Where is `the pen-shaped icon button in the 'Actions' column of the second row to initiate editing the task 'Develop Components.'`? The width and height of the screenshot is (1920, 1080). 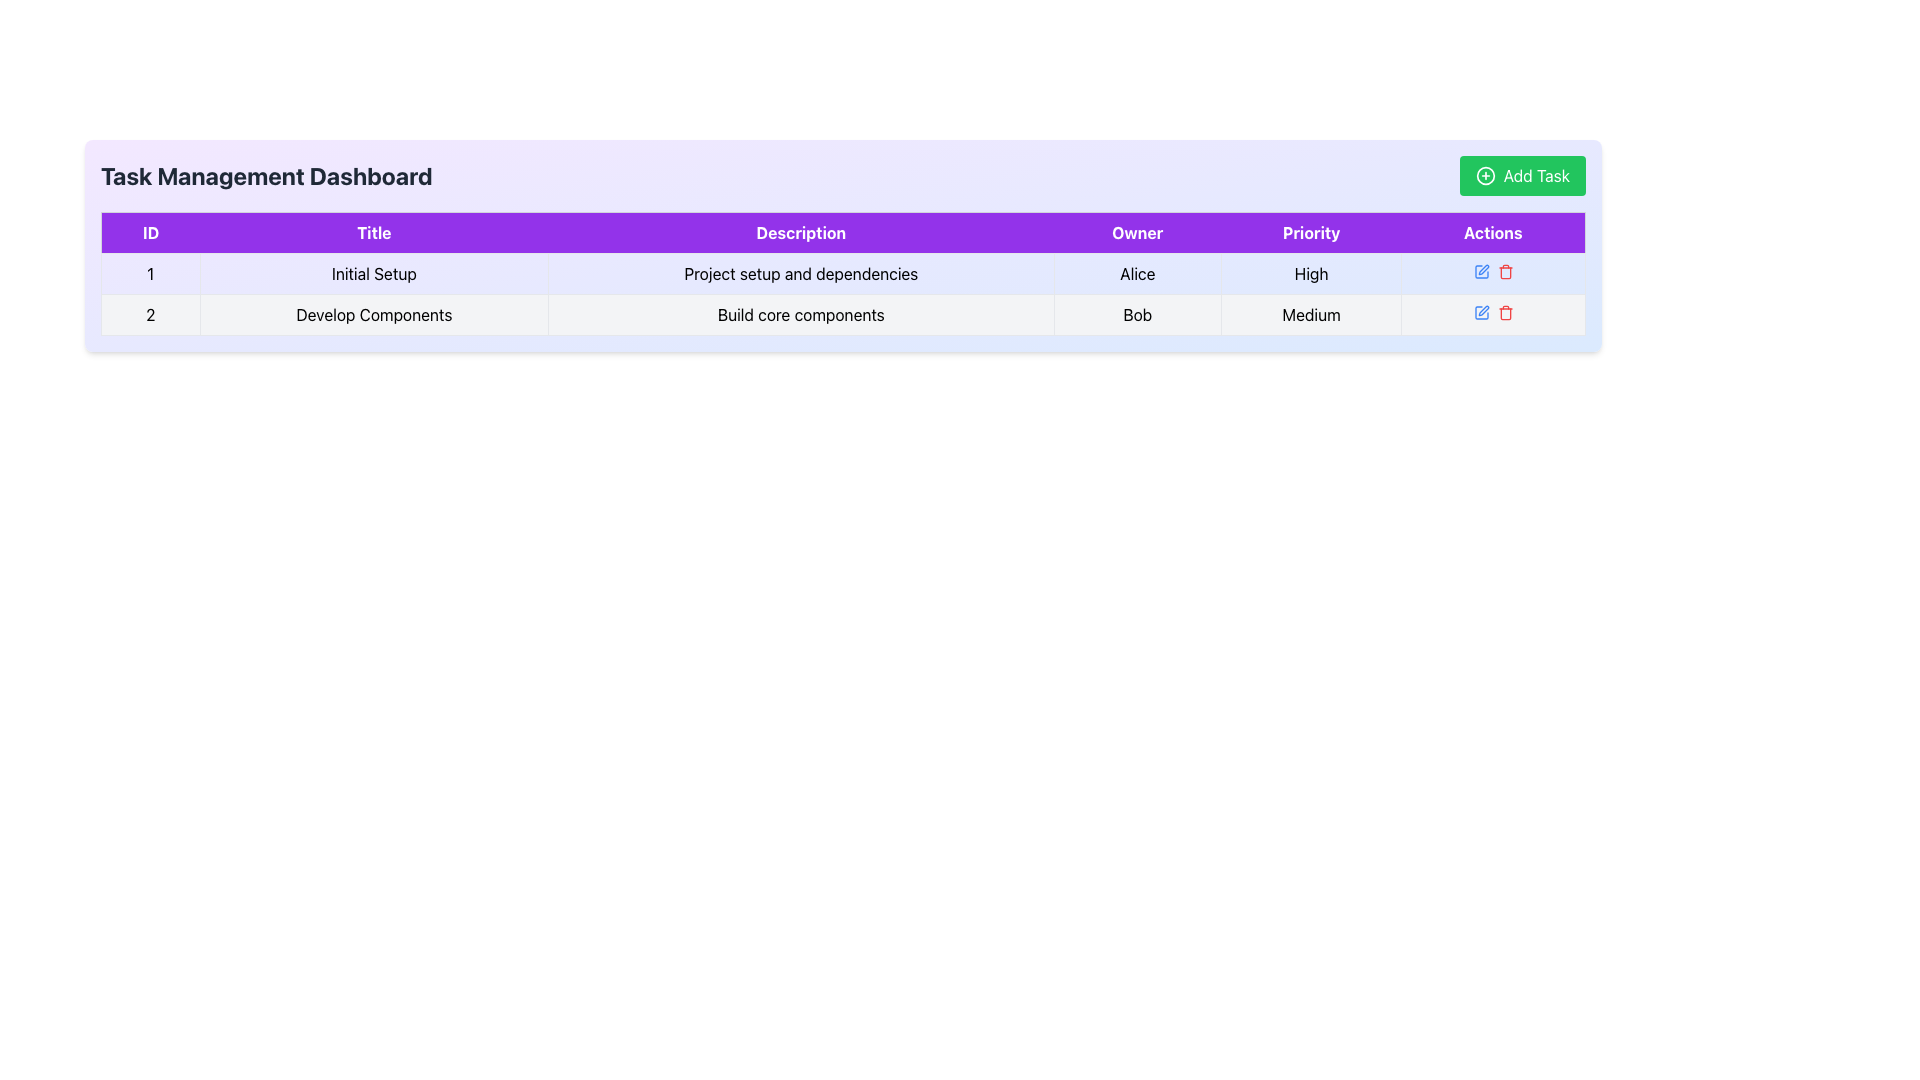 the pen-shaped icon button in the 'Actions' column of the second row to initiate editing the task 'Develop Components.' is located at coordinates (1483, 311).